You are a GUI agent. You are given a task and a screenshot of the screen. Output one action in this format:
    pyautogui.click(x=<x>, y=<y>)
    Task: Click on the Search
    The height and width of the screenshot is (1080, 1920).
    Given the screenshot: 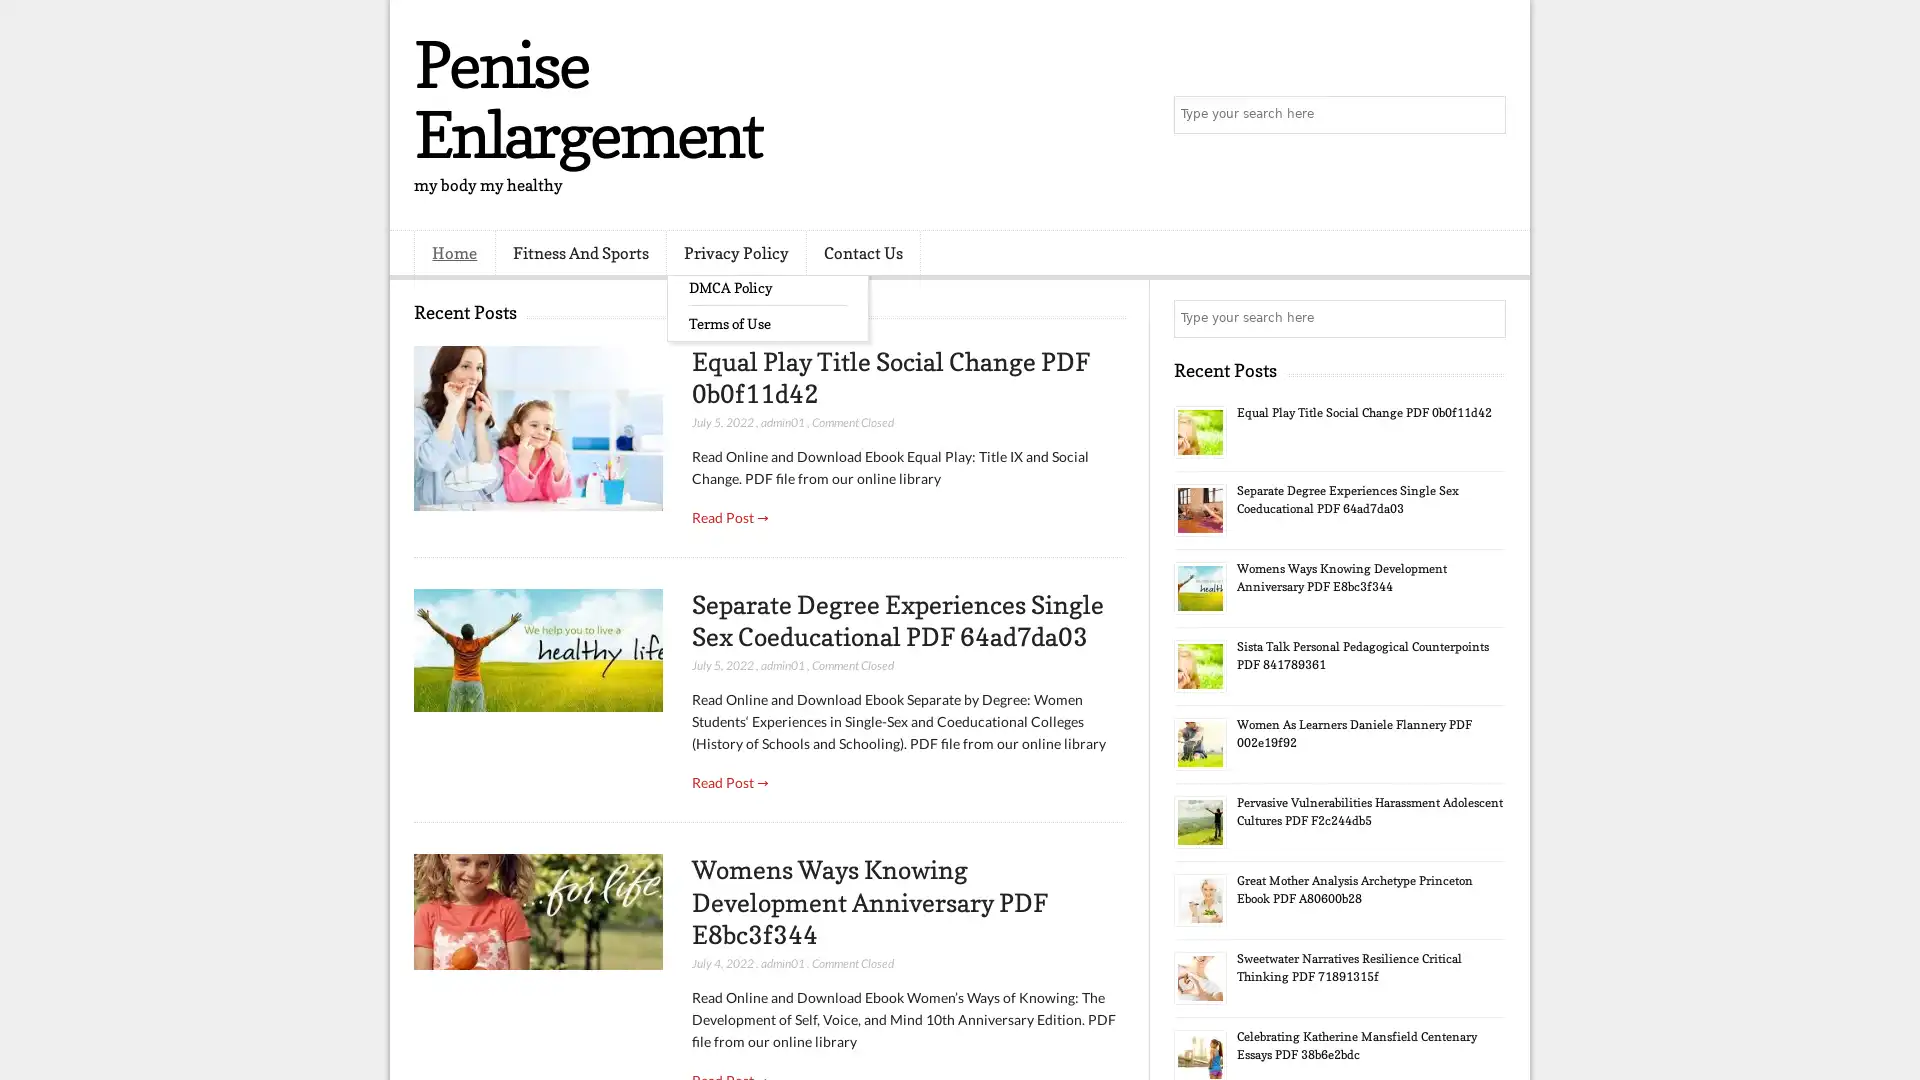 What is the action you would take?
    pyautogui.click(x=1485, y=318)
    